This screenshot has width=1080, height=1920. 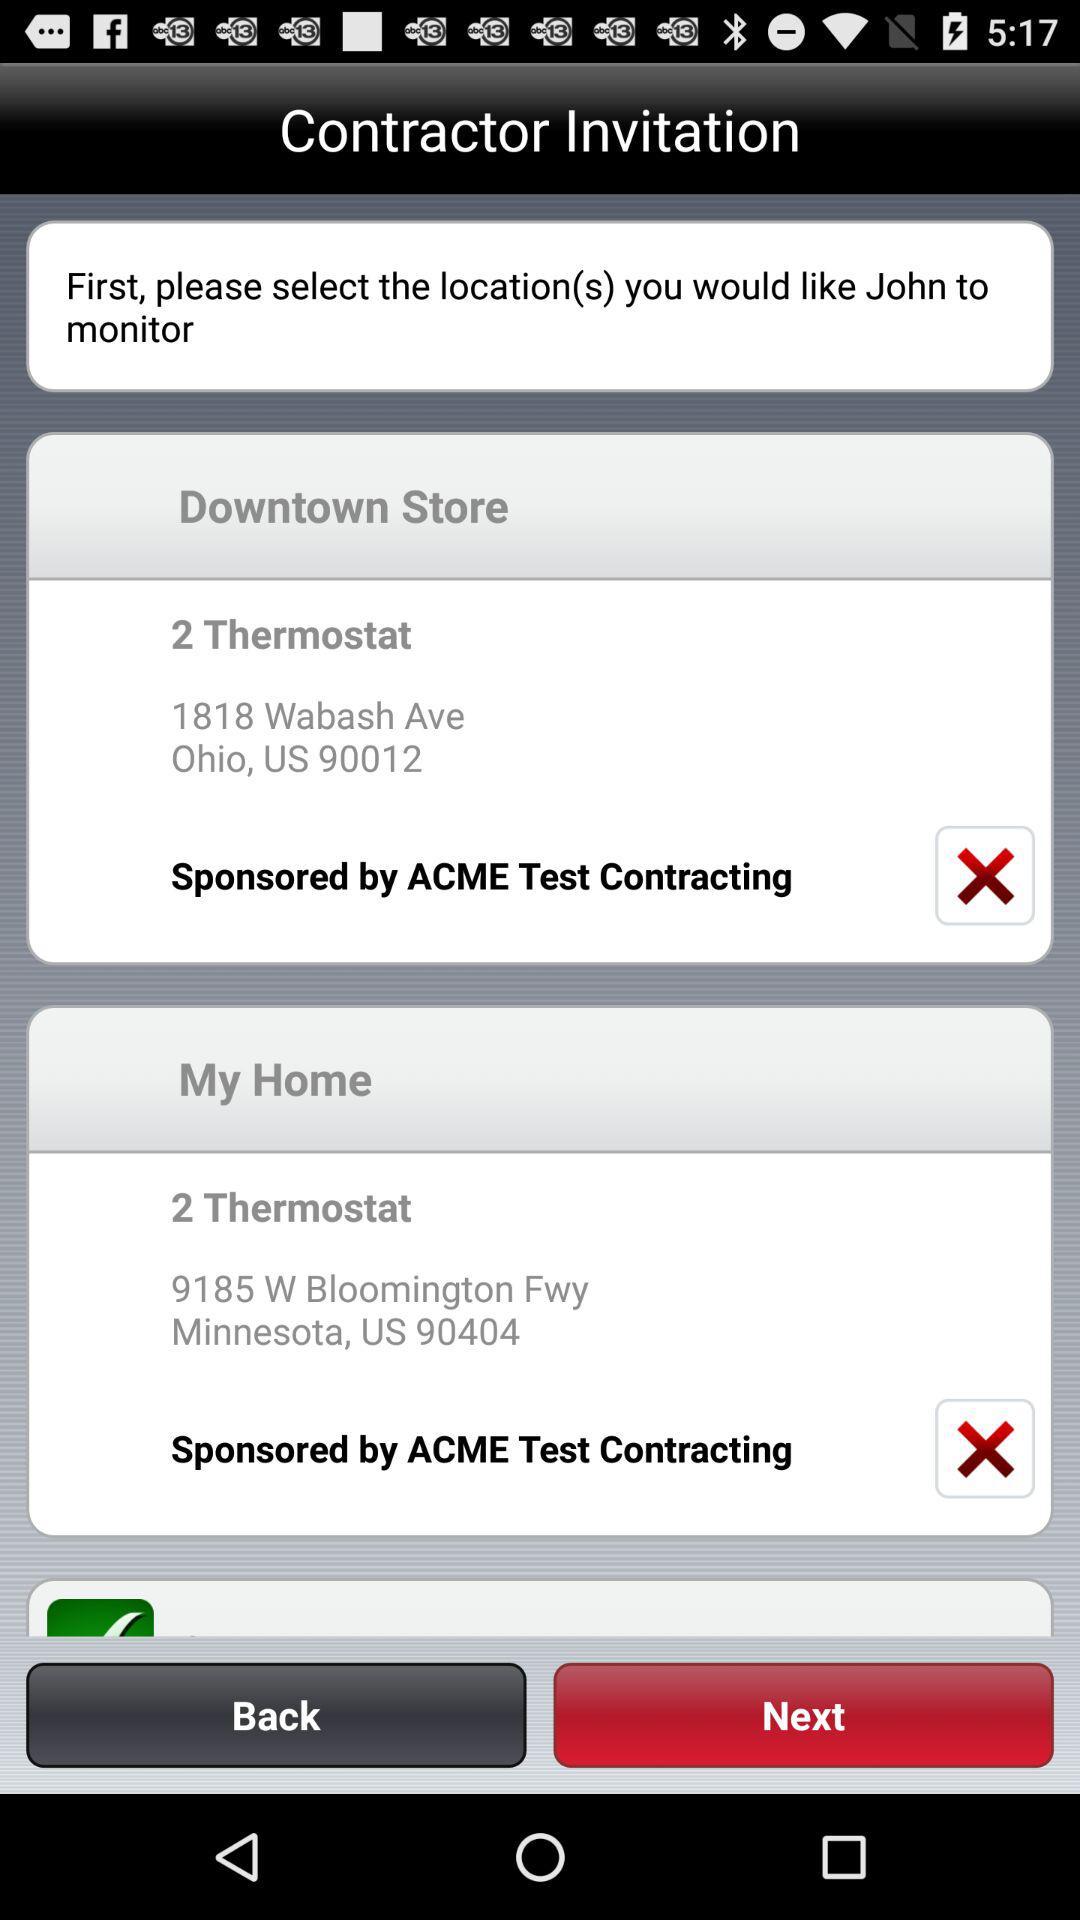 What do you see at coordinates (540, 735) in the screenshot?
I see `the 1818 wabash ave` at bounding box center [540, 735].